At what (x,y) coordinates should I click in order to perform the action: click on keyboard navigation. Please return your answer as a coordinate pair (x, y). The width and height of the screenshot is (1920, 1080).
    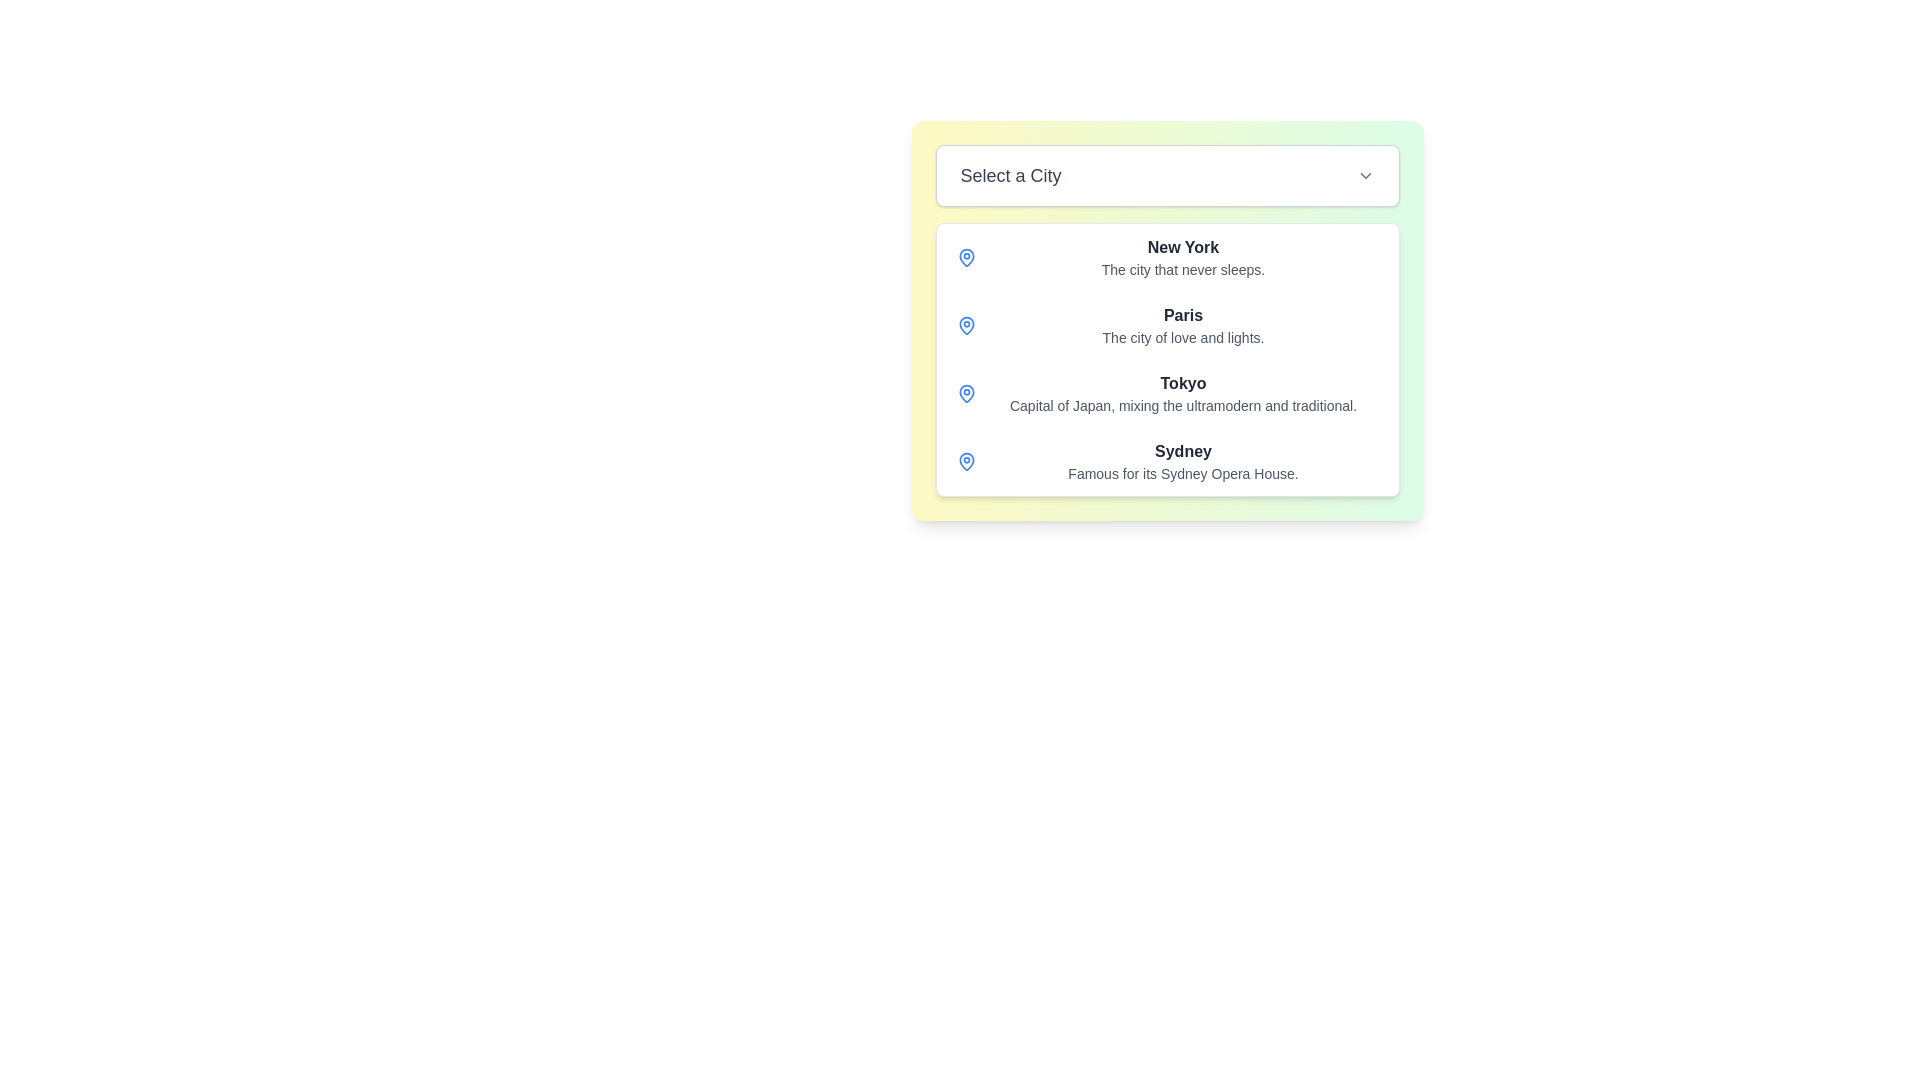
    Looking at the image, I should click on (1183, 246).